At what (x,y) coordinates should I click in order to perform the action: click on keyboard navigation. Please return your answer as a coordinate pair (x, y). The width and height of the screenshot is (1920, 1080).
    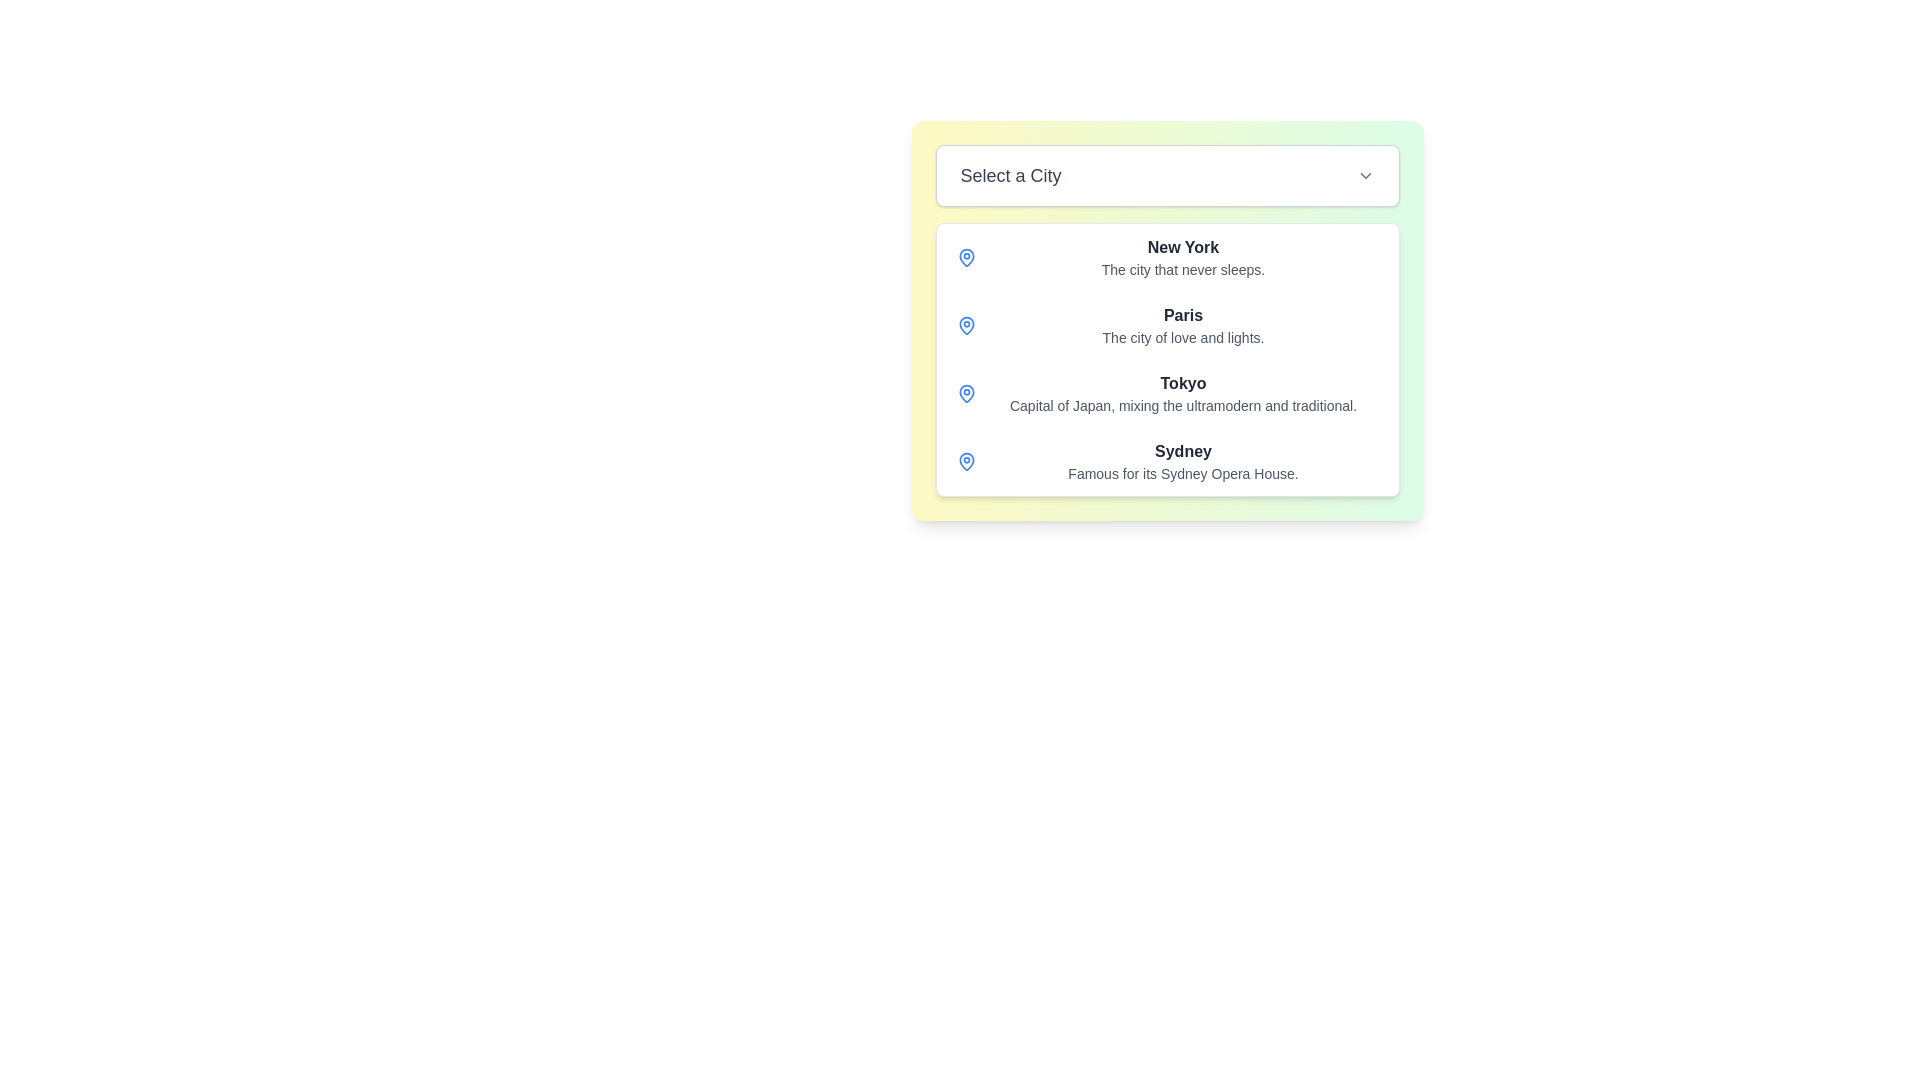
    Looking at the image, I should click on (1183, 246).